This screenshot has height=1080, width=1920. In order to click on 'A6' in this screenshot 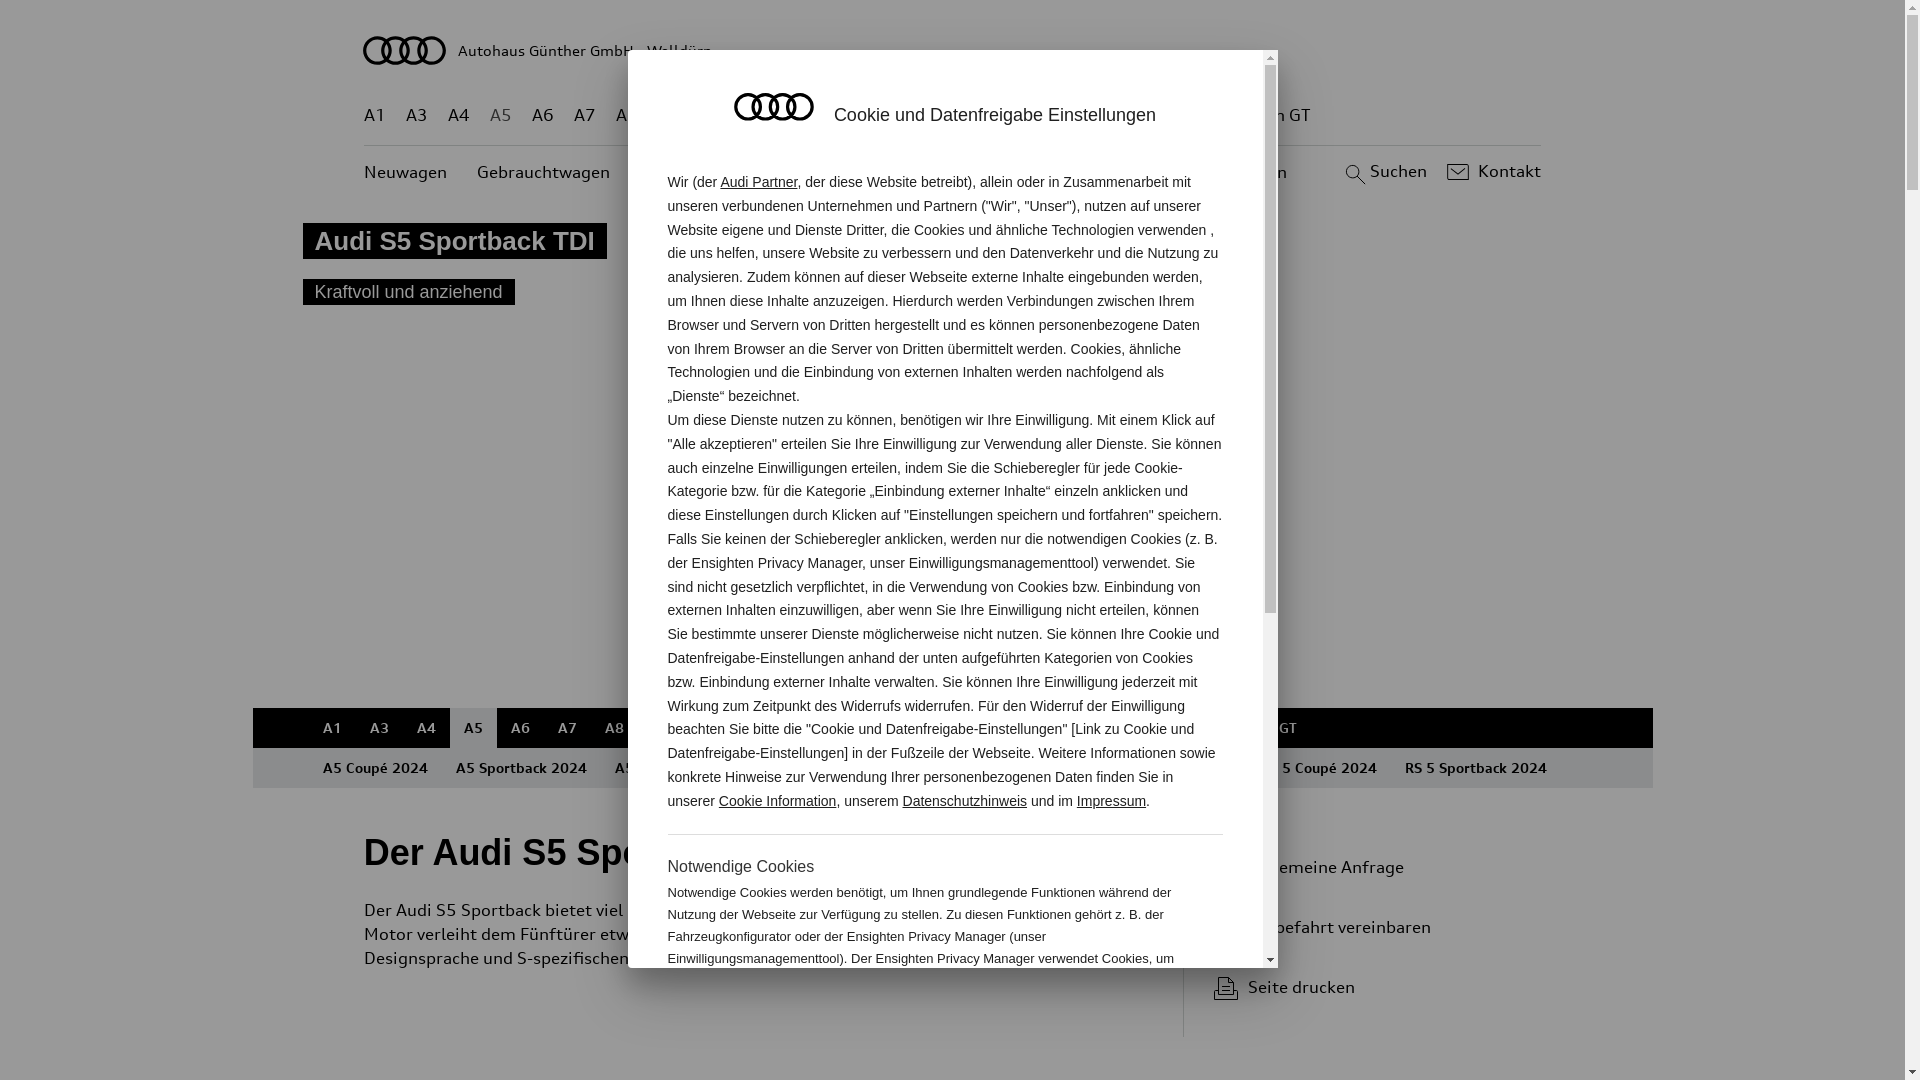, I will do `click(519, 728)`.